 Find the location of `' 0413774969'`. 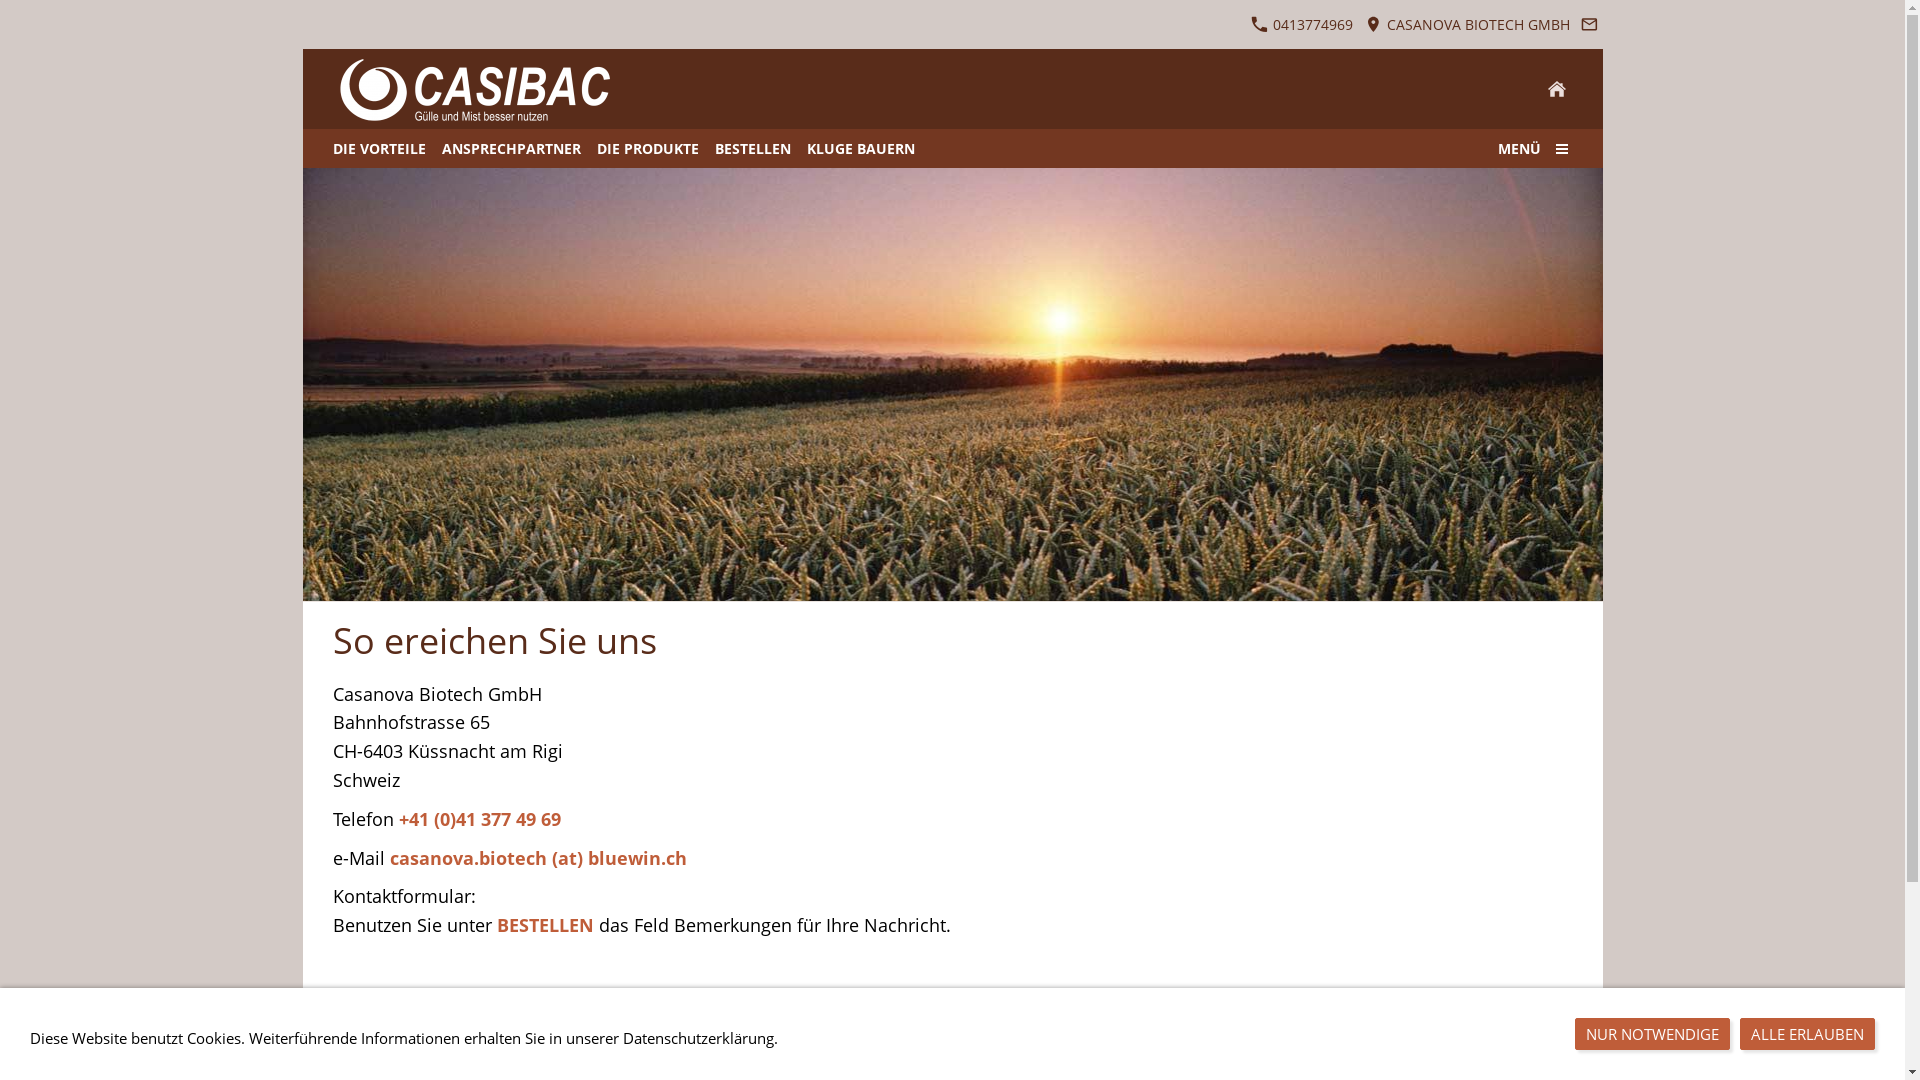

' 0413774969' is located at coordinates (1301, 24).